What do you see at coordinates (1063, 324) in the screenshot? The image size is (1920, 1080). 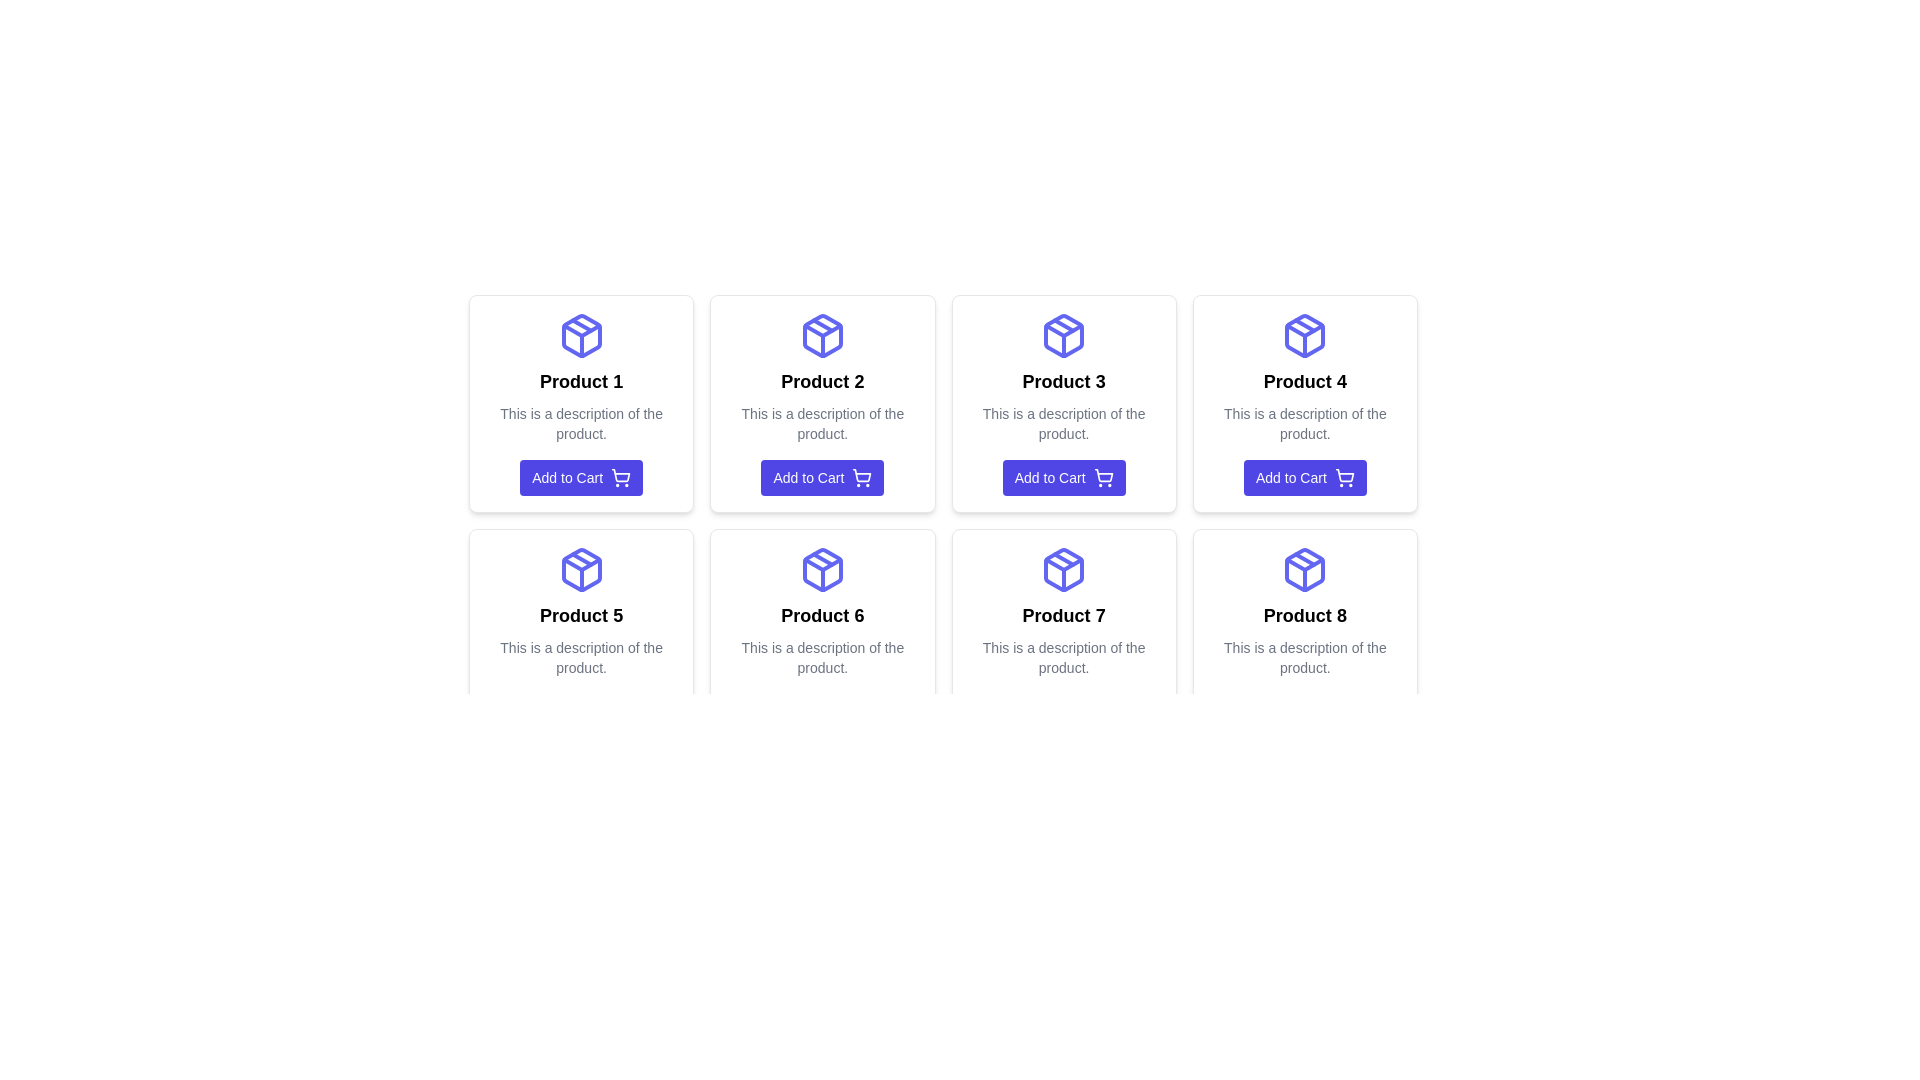 I see `the diagonal line segment in the SVG graphic that represents an edge of a cube, located above the text 'Product 3'` at bounding box center [1063, 324].